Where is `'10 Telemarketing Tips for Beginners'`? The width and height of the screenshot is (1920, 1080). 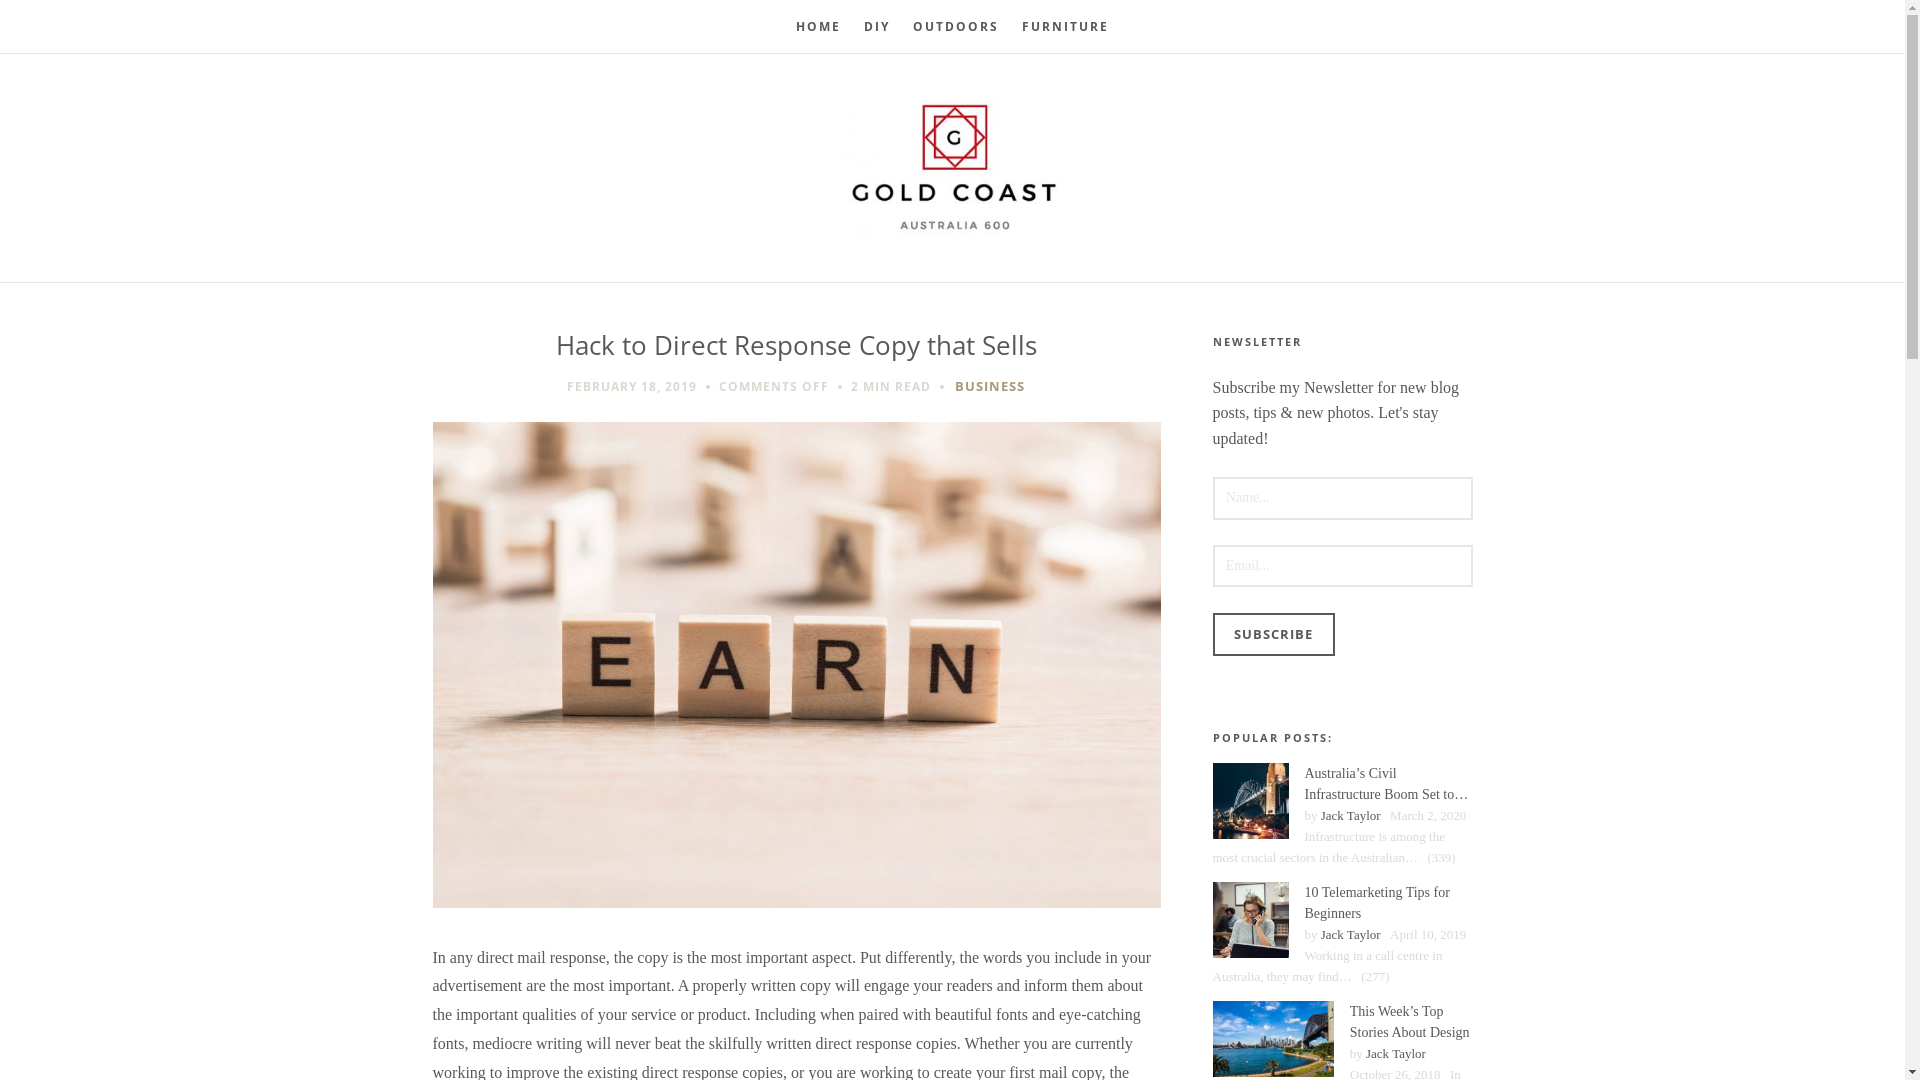
'10 Telemarketing Tips for Beginners' is located at coordinates (1248, 920).